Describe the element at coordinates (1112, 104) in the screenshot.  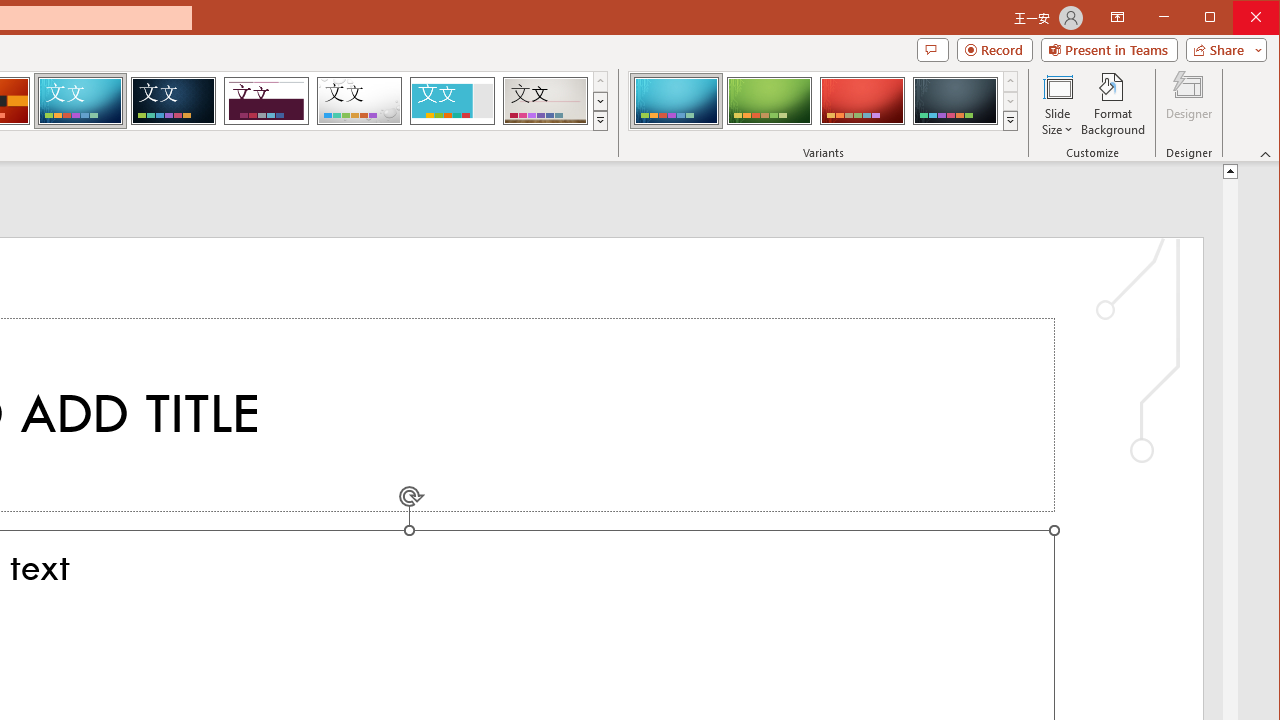
I see `'Format Background'` at that location.